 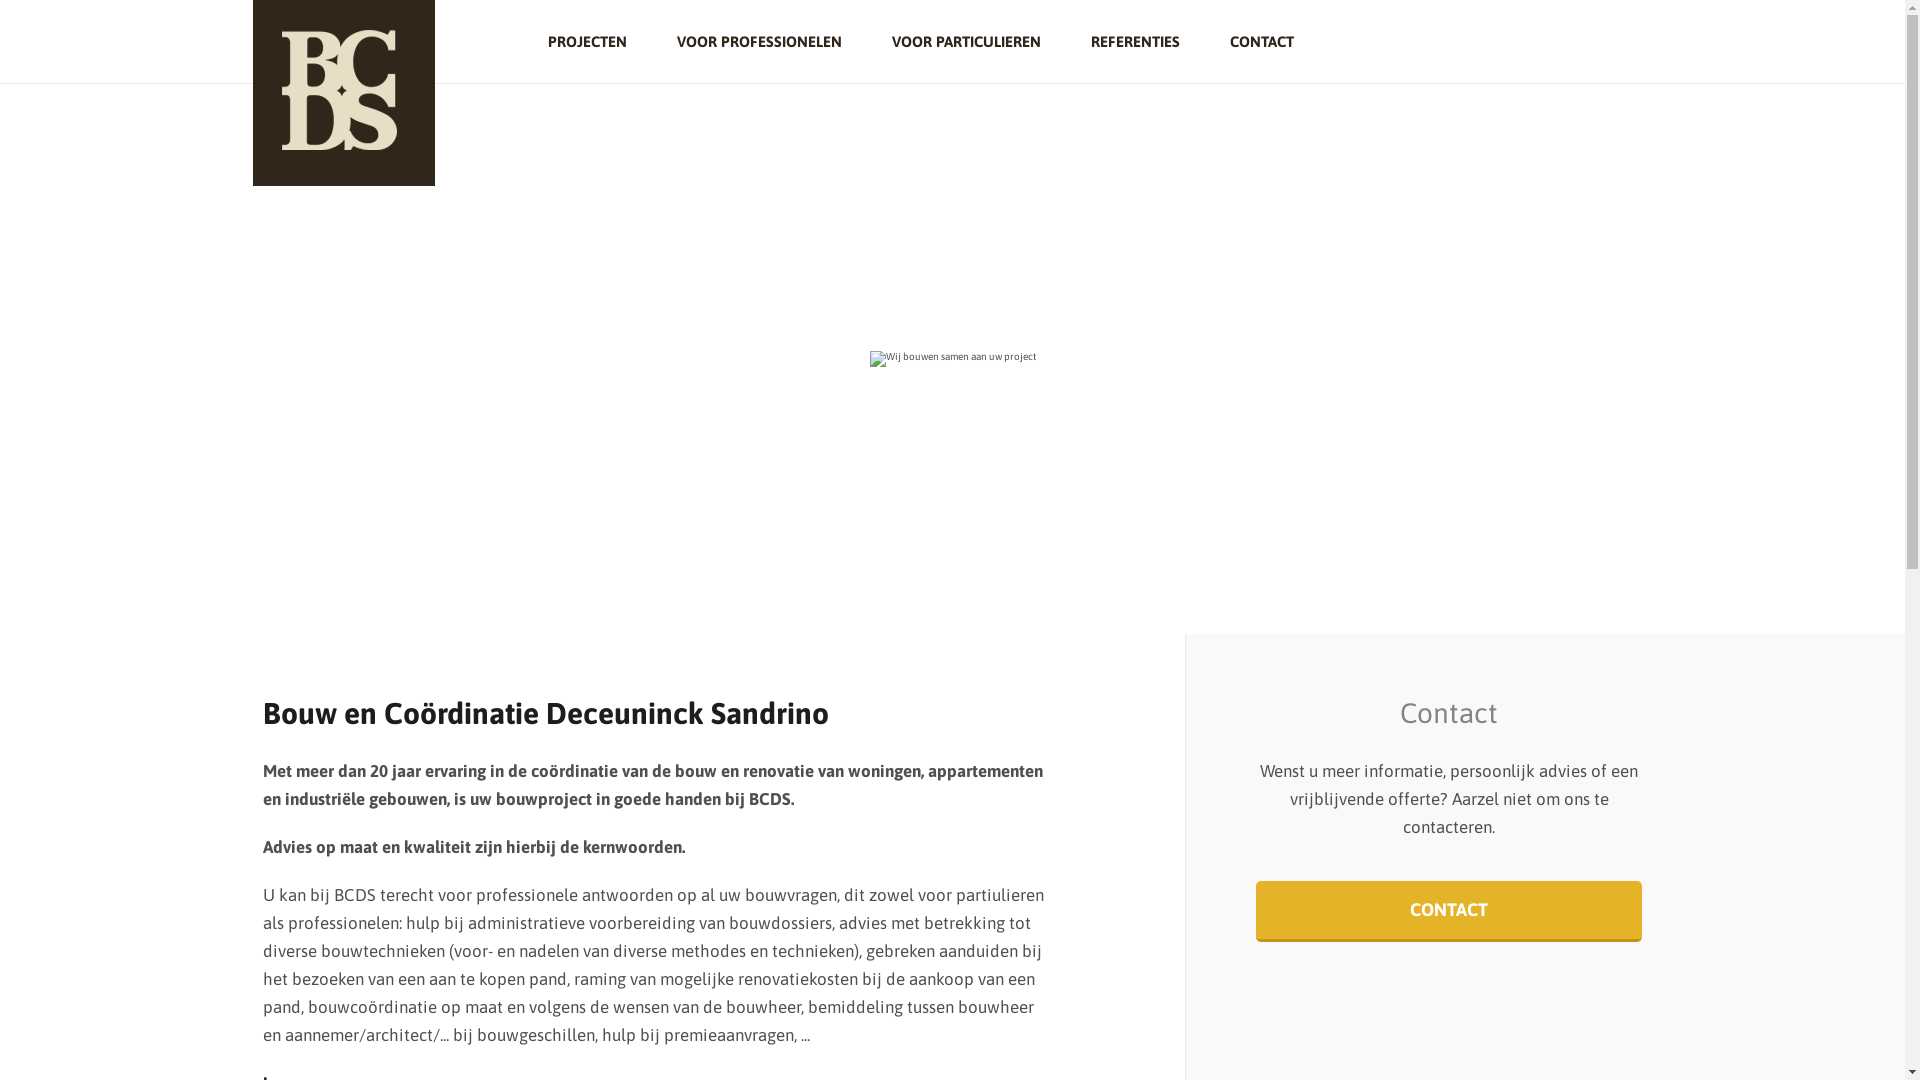 What do you see at coordinates (1135, 42) in the screenshot?
I see `'REFERENTIES'` at bounding box center [1135, 42].